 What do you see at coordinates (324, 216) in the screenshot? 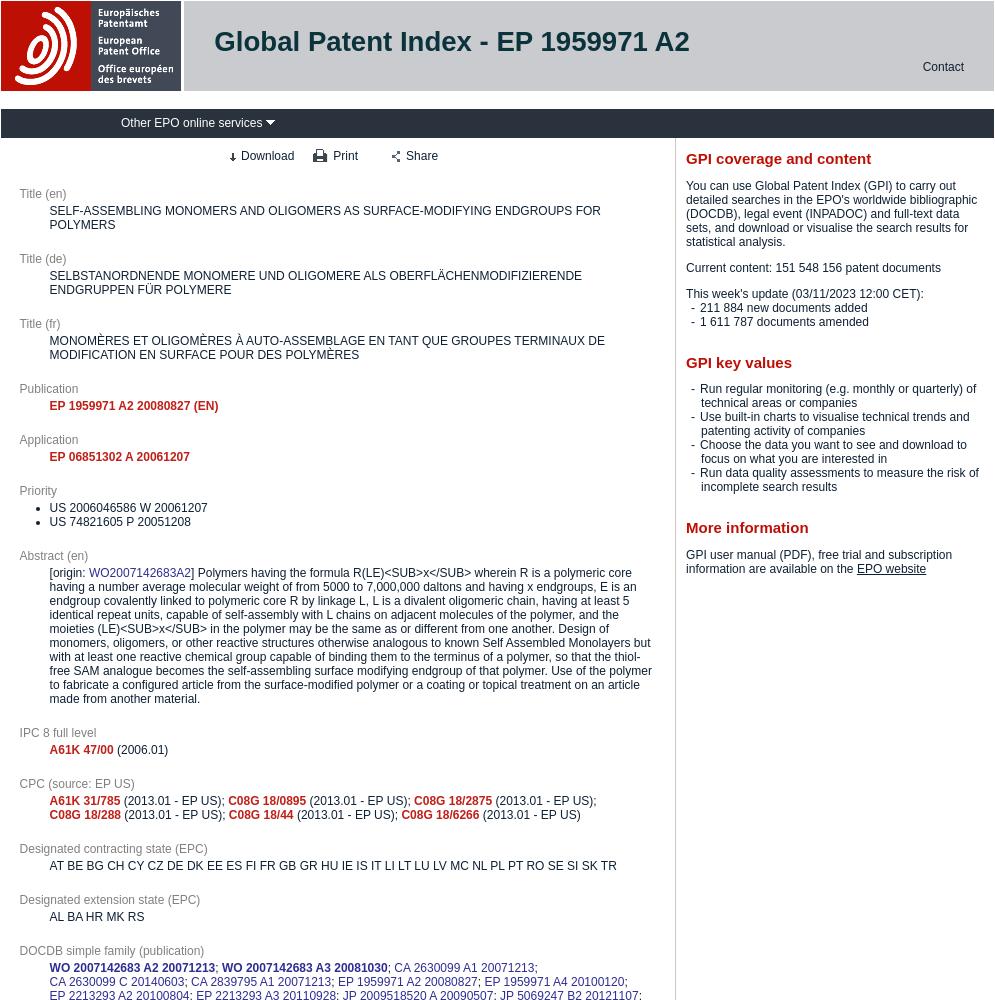
I see `'SELF-ASSEMBLING MONOMERS AND OLIGOMERS AS SURFACE-MODIFYING ENDGROUPS FOR POLYMERS'` at bounding box center [324, 216].